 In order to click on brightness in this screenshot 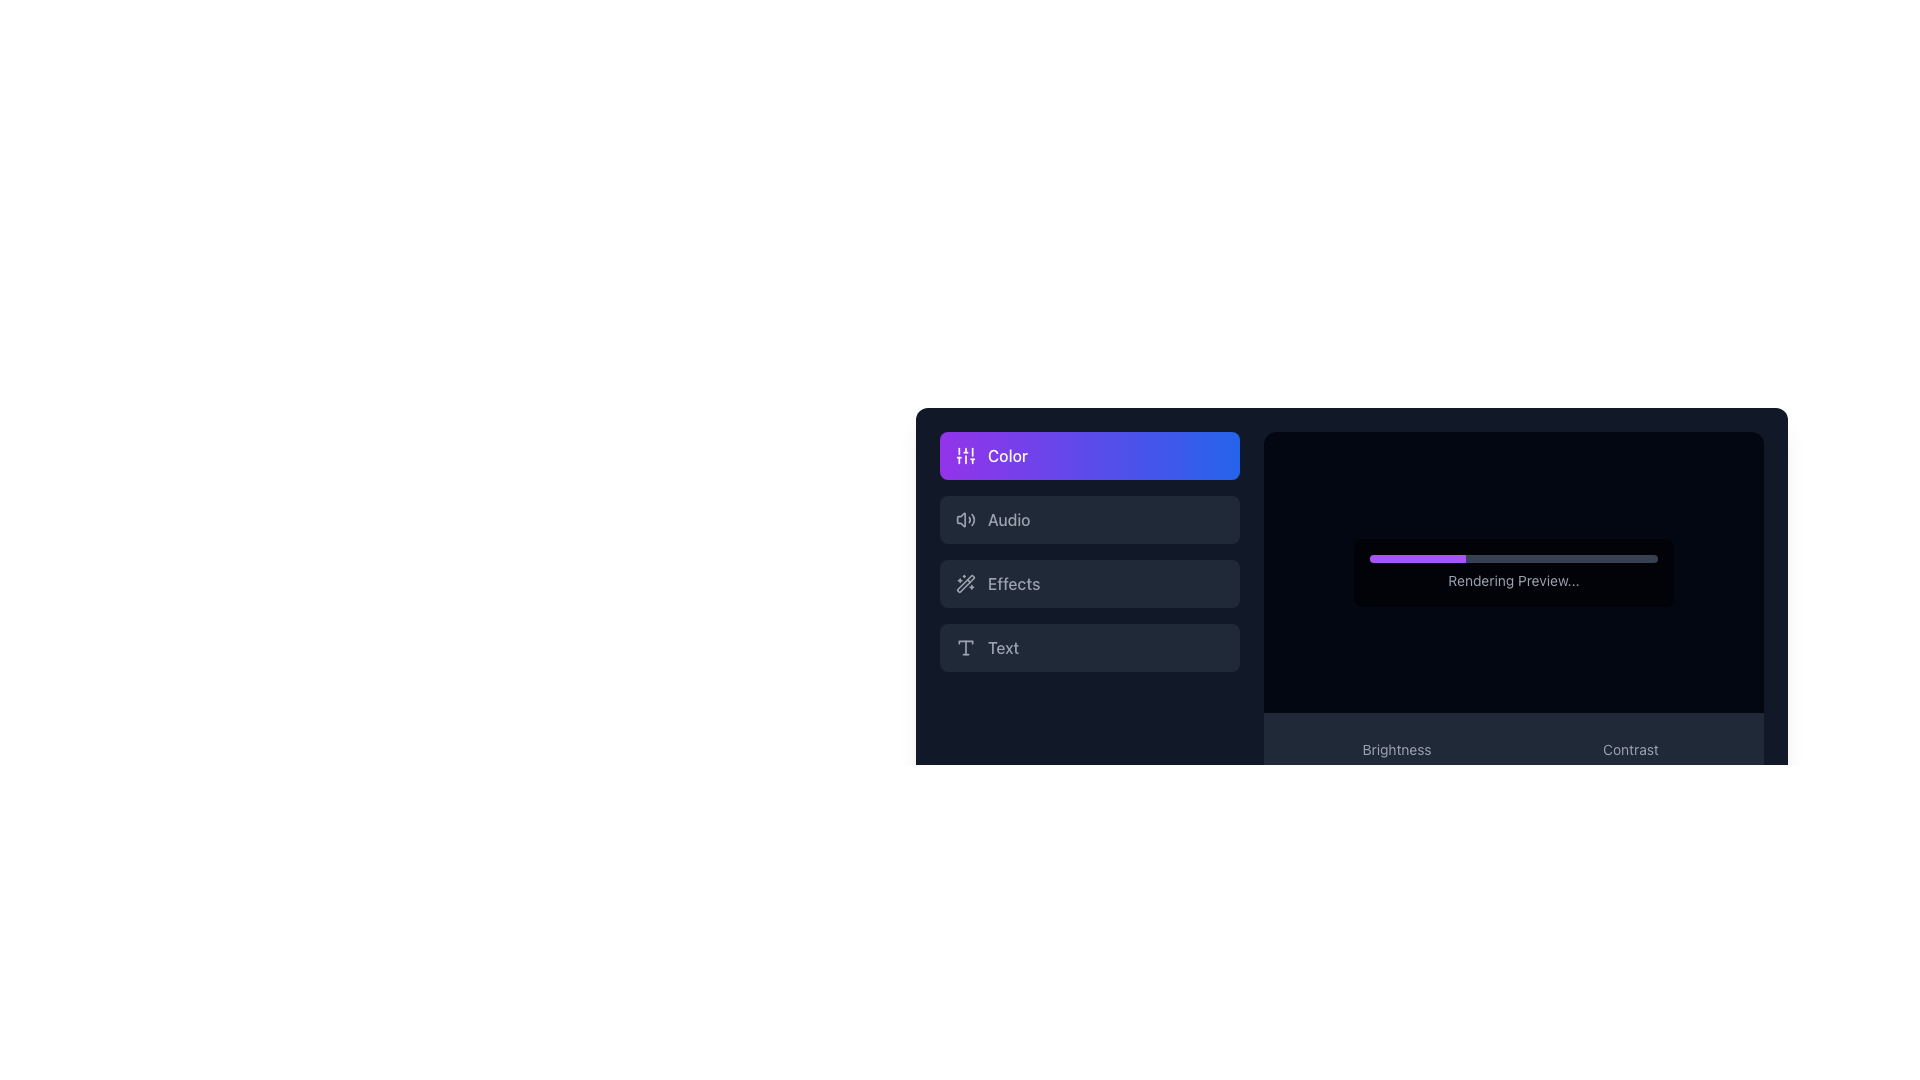, I will do `click(1348, 775)`.